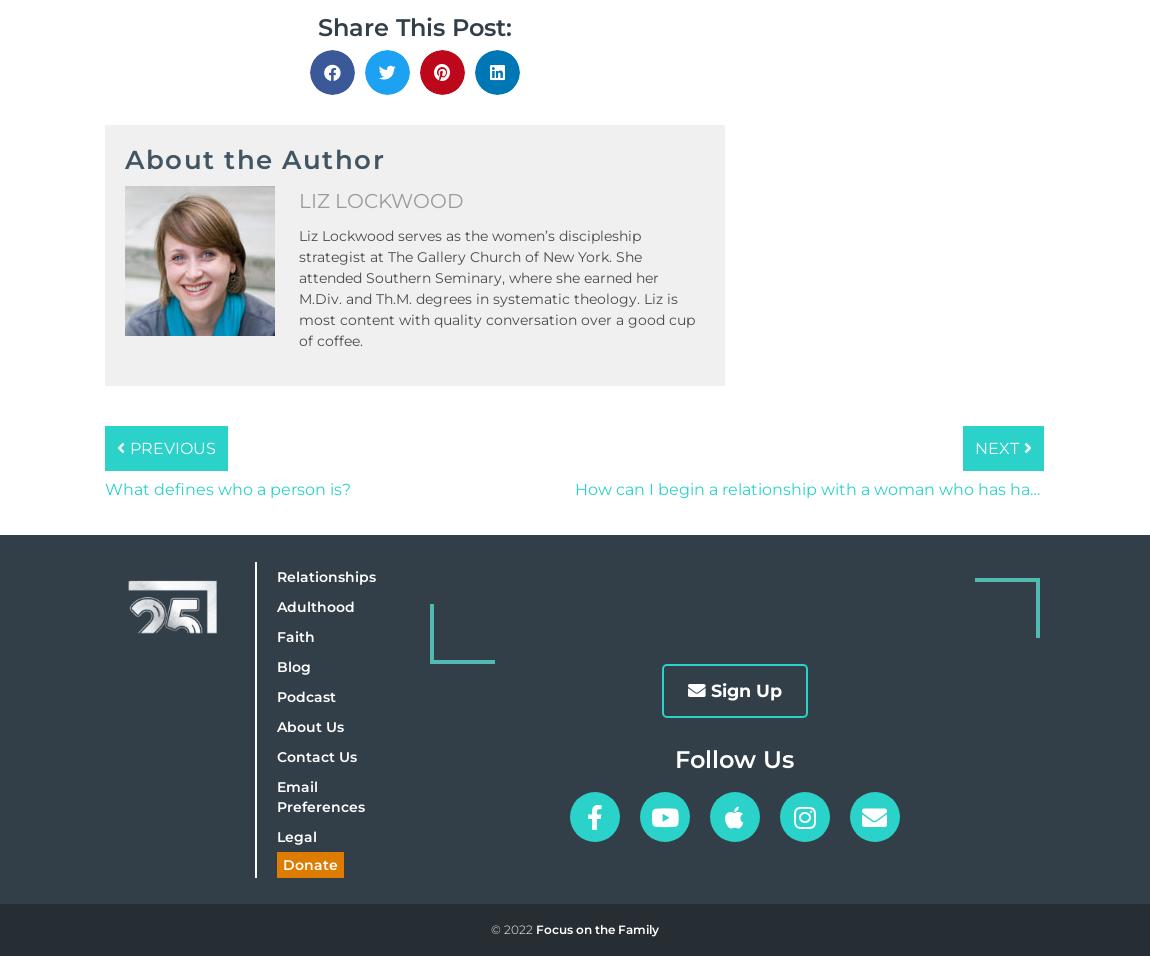 The height and width of the screenshot is (956, 1150). Describe the element at coordinates (674, 758) in the screenshot. I see `'Follow Us'` at that location.